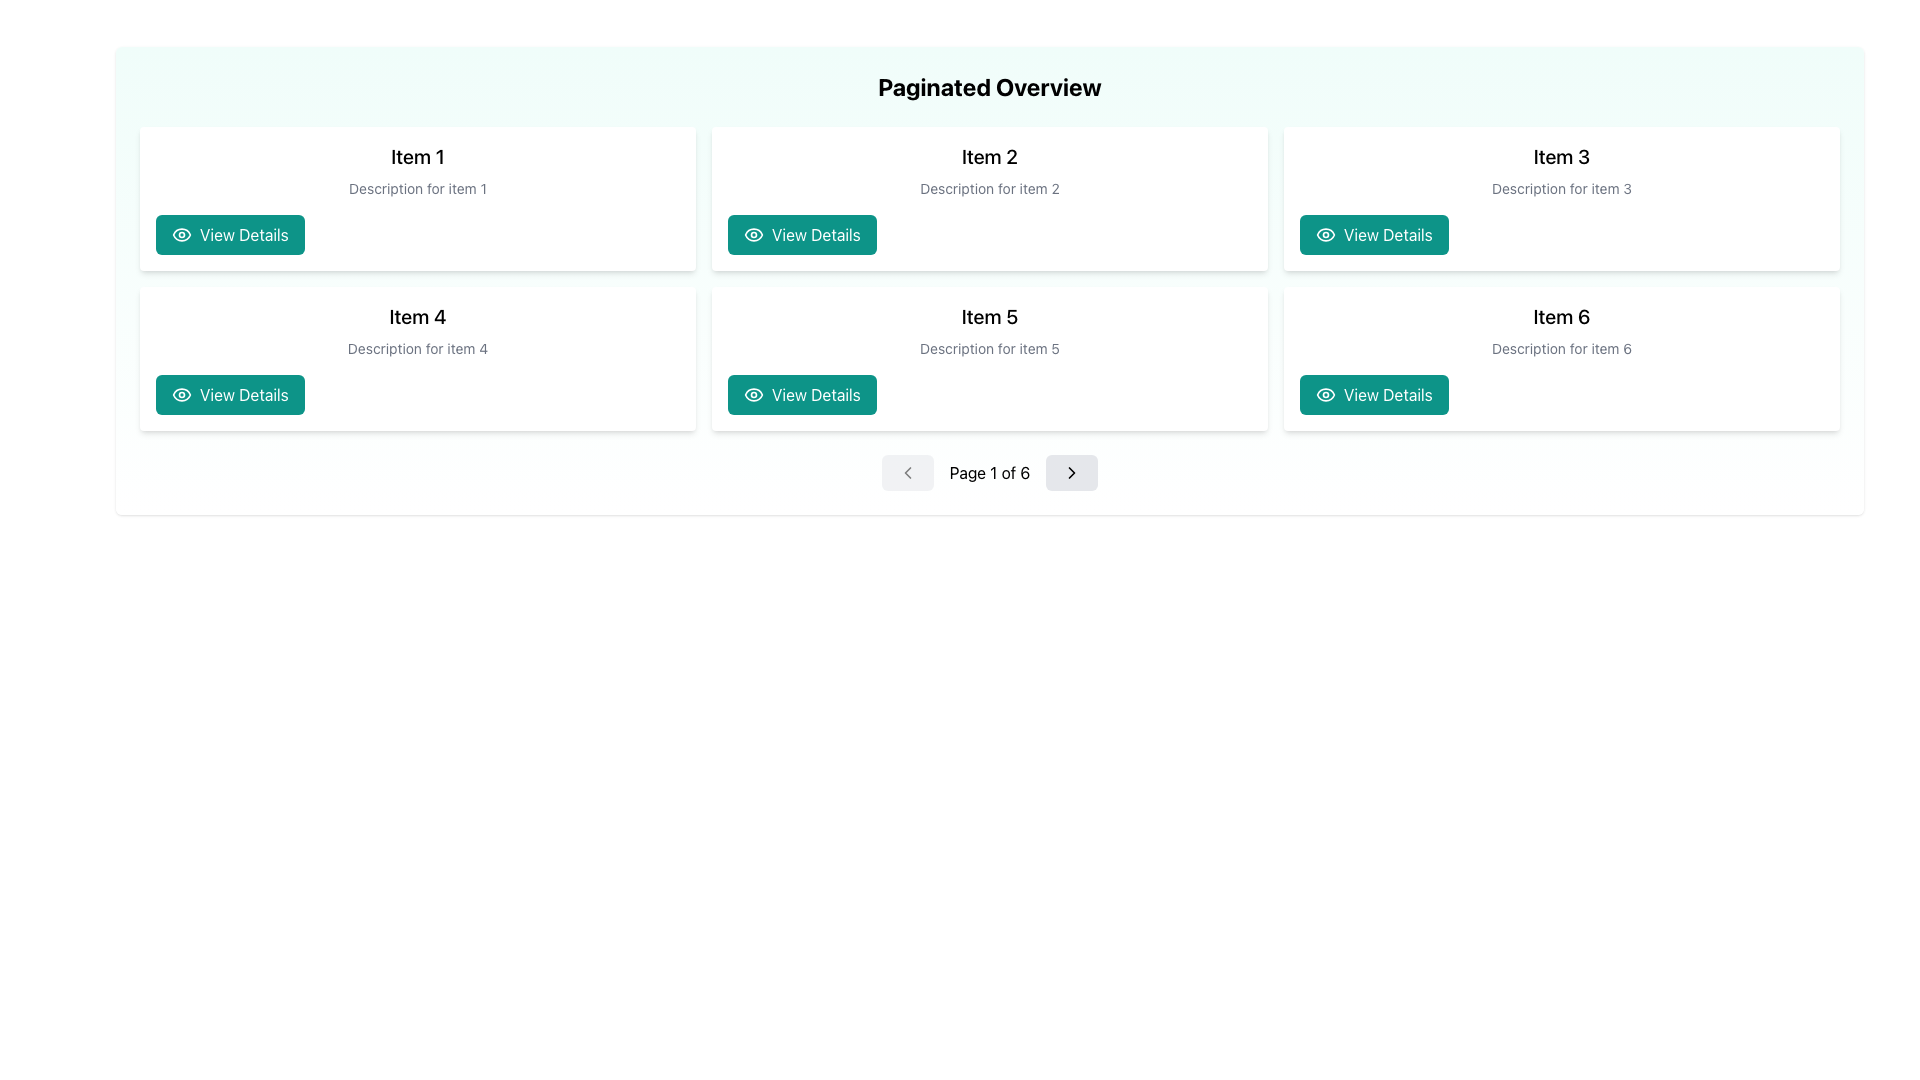 This screenshot has width=1920, height=1080. What do you see at coordinates (1387, 234) in the screenshot?
I see `the 'View Details' text label within the button for 'Item 3'` at bounding box center [1387, 234].